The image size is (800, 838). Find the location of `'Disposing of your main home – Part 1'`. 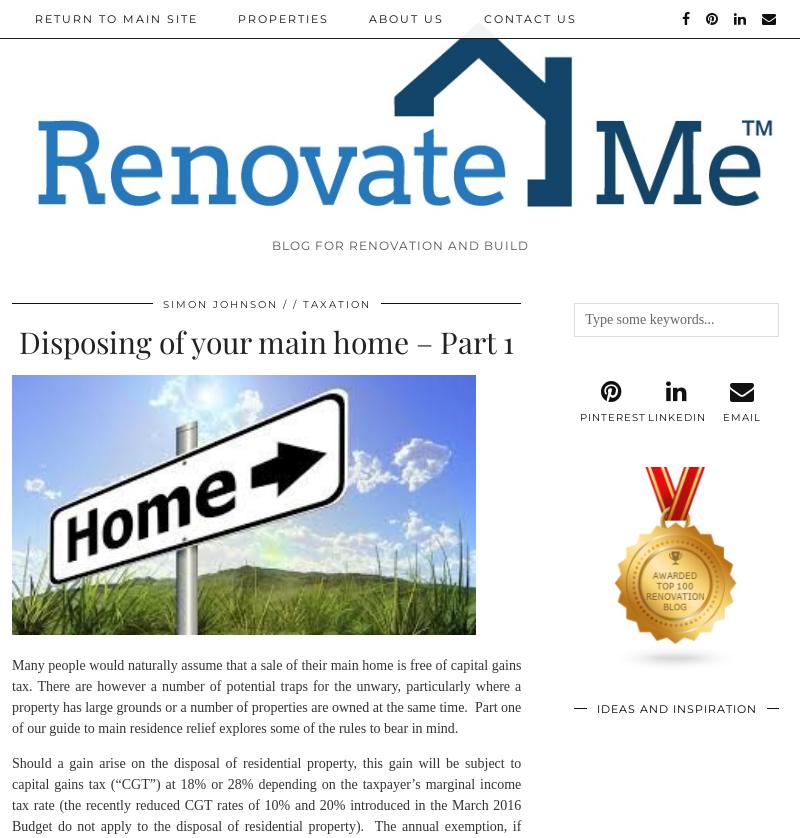

'Disposing of your main home – Part 1' is located at coordinates (19, 339).